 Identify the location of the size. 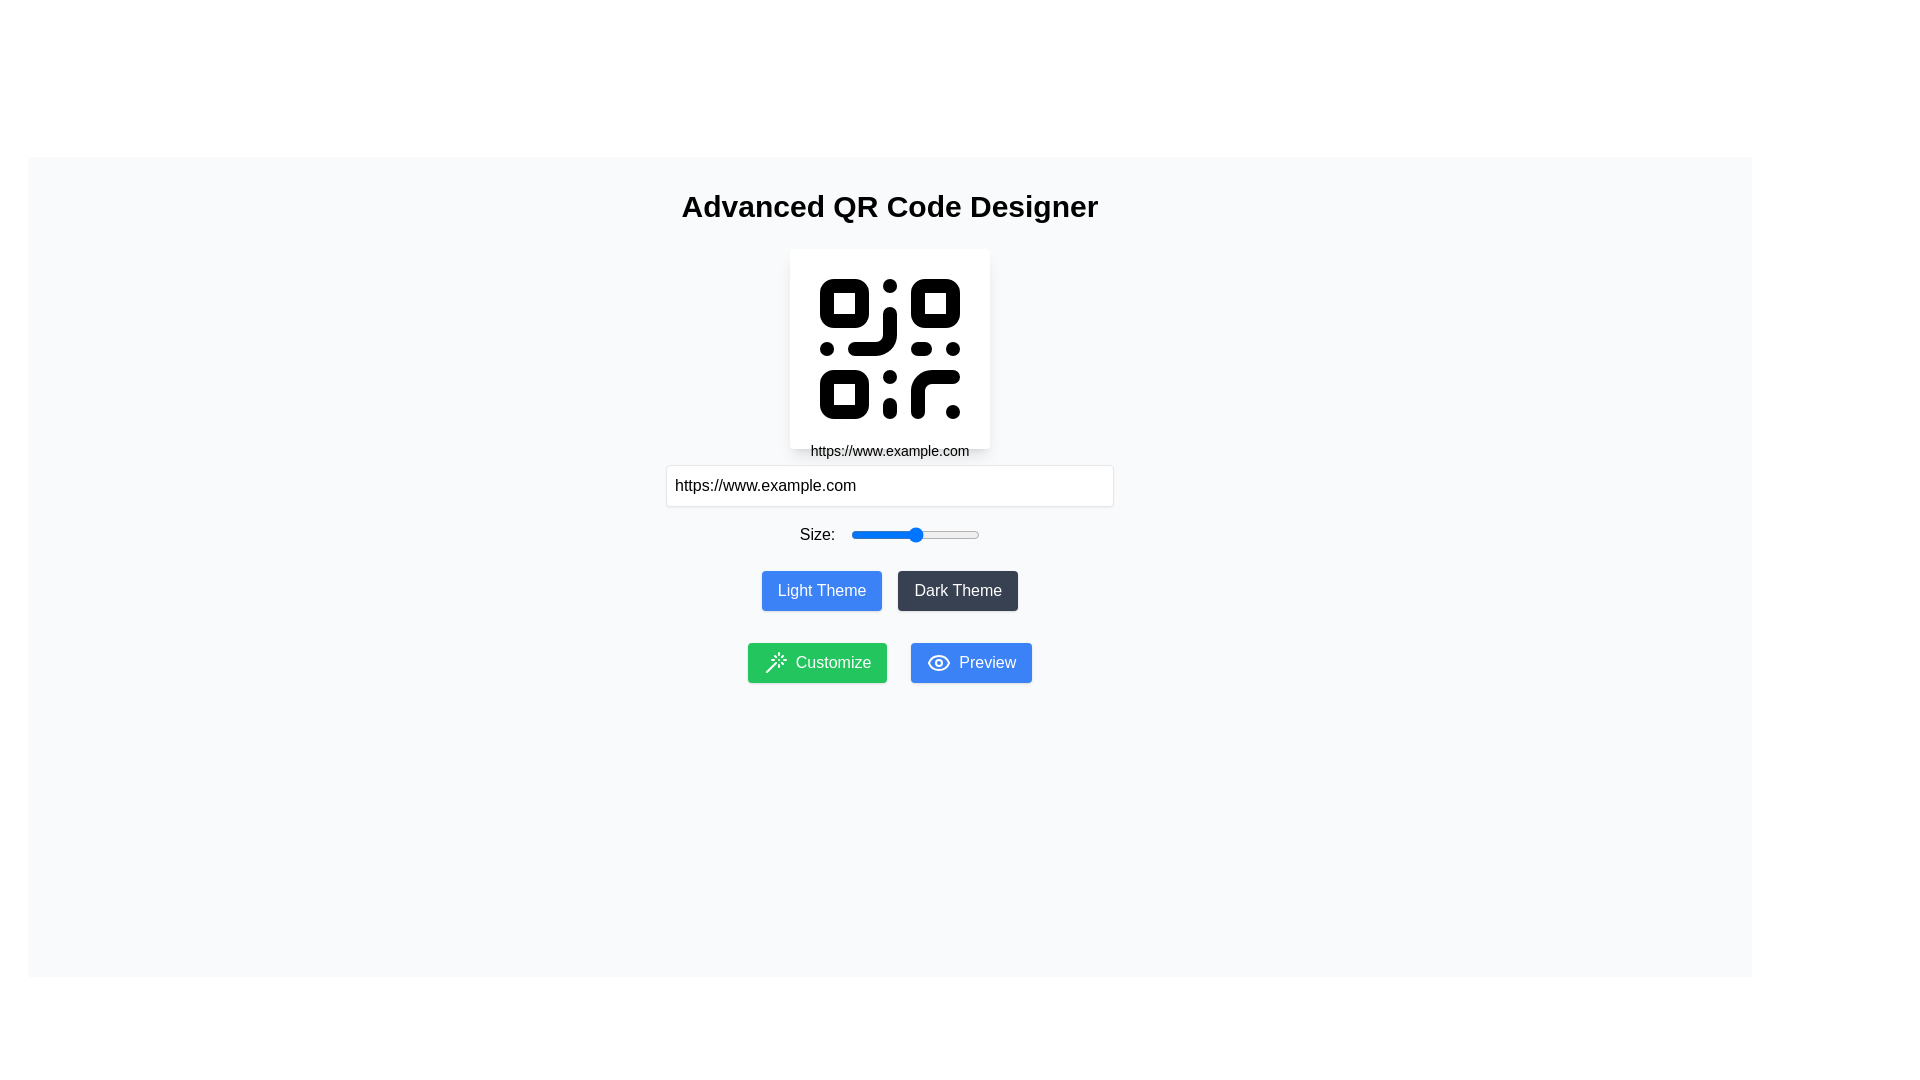
(862, 534).